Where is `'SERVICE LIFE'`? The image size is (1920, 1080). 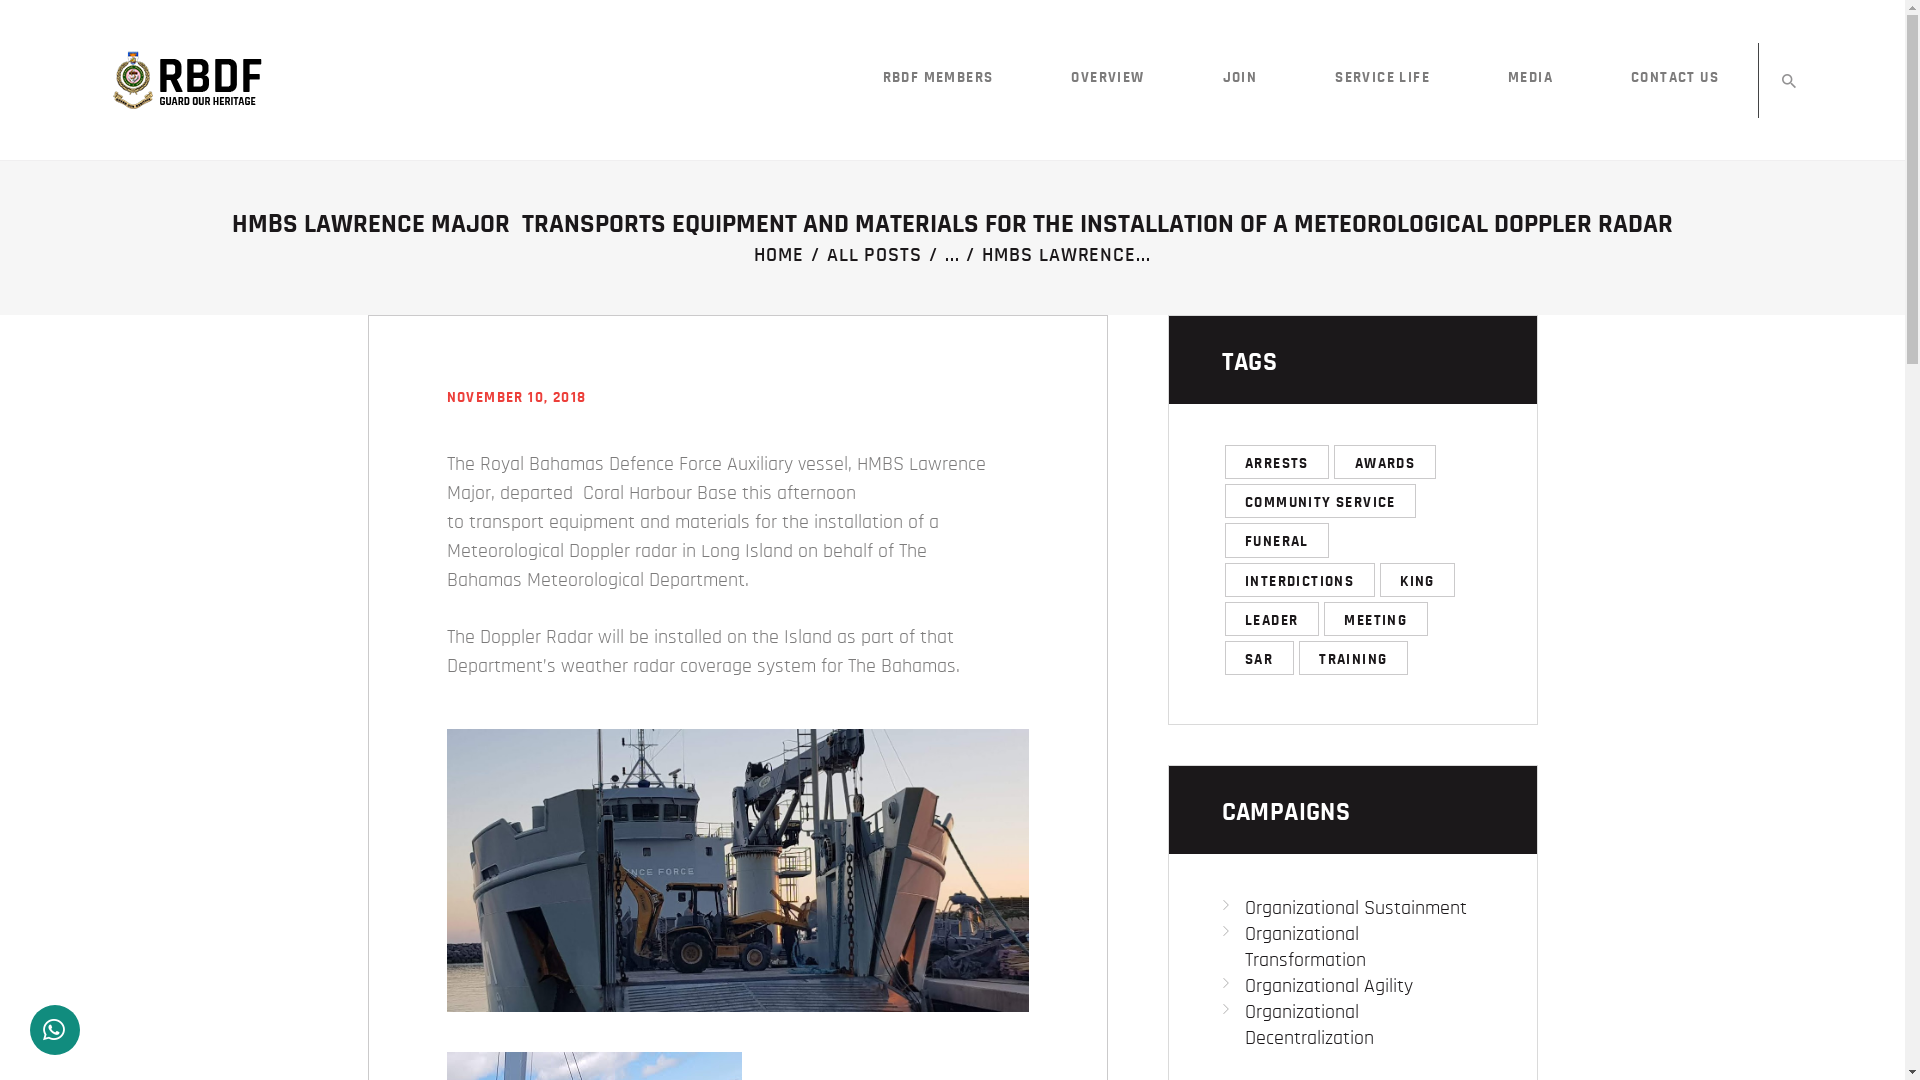
'SERVICE LIFE' is located at coordinates (1381, 77).